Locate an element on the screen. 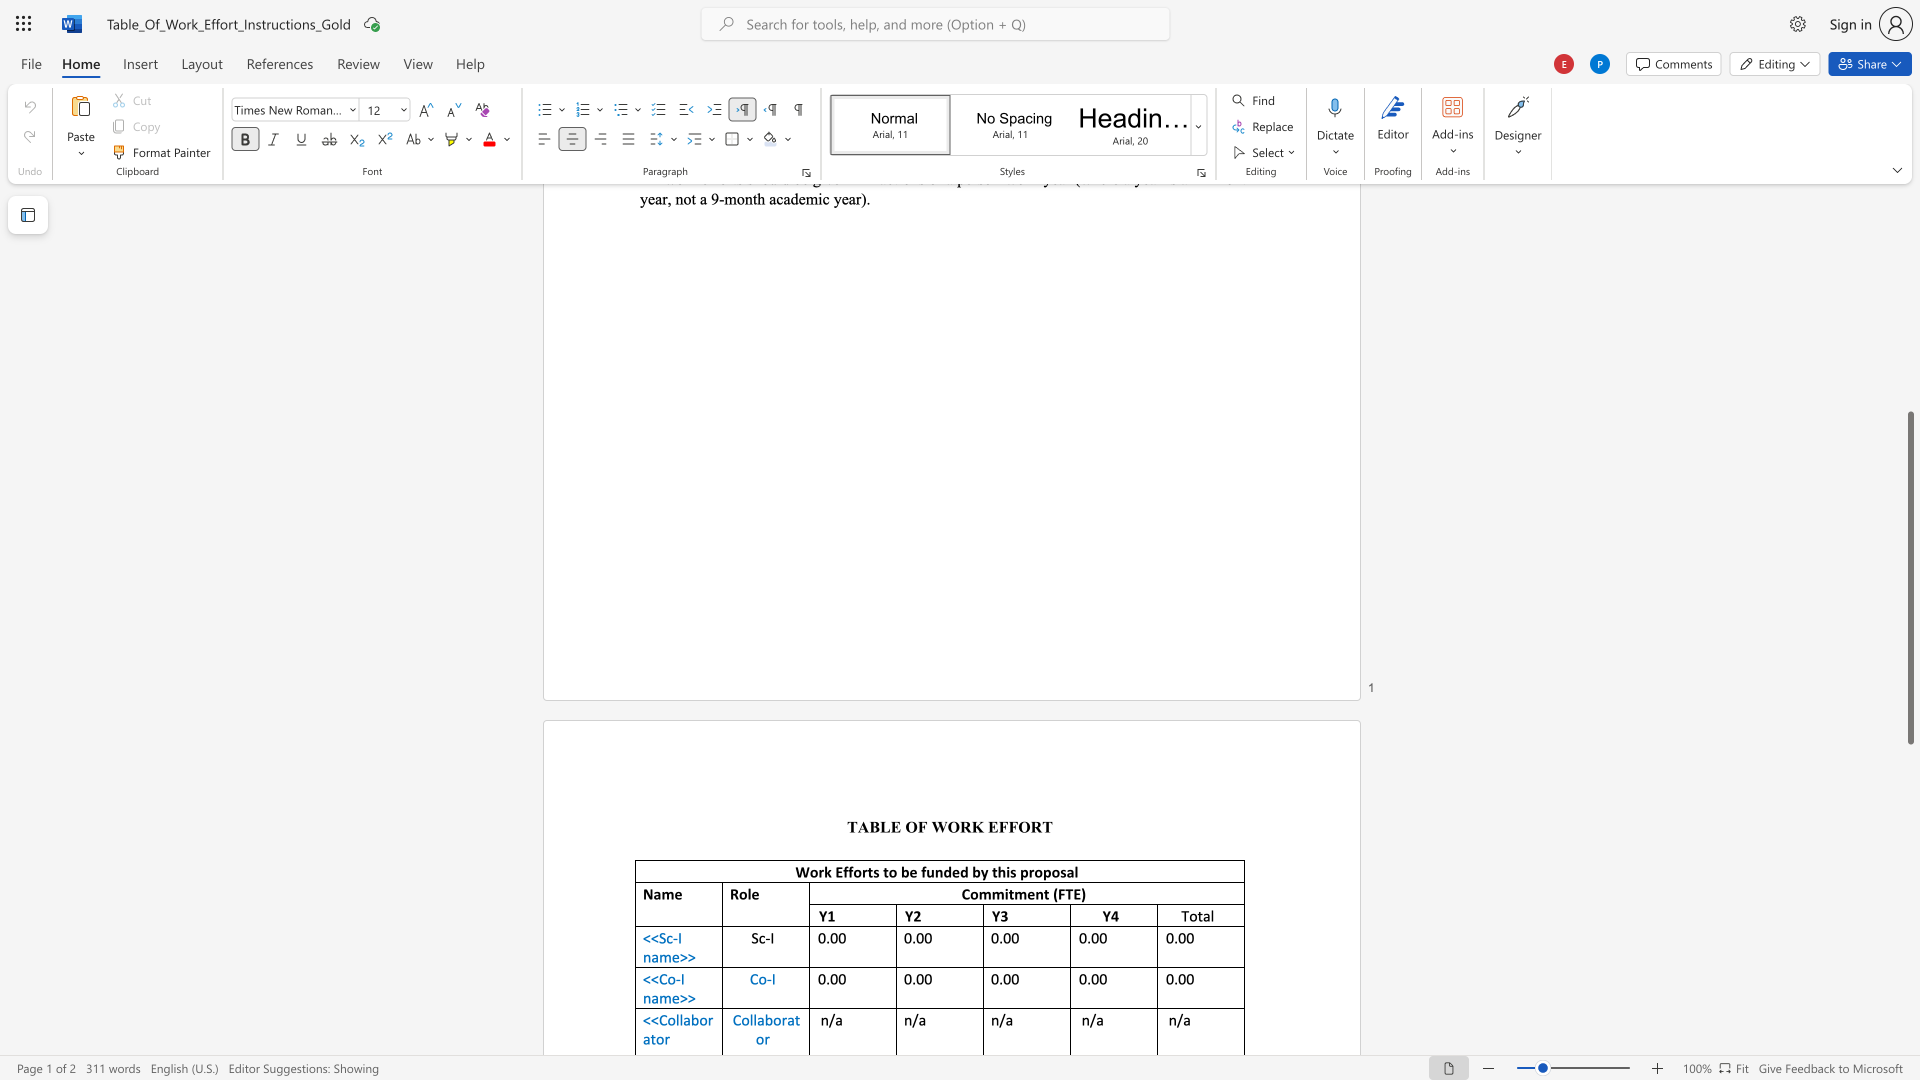 The image size is (1920, 1080). the scrollbar on the side is located at coordinates (1909, 229).